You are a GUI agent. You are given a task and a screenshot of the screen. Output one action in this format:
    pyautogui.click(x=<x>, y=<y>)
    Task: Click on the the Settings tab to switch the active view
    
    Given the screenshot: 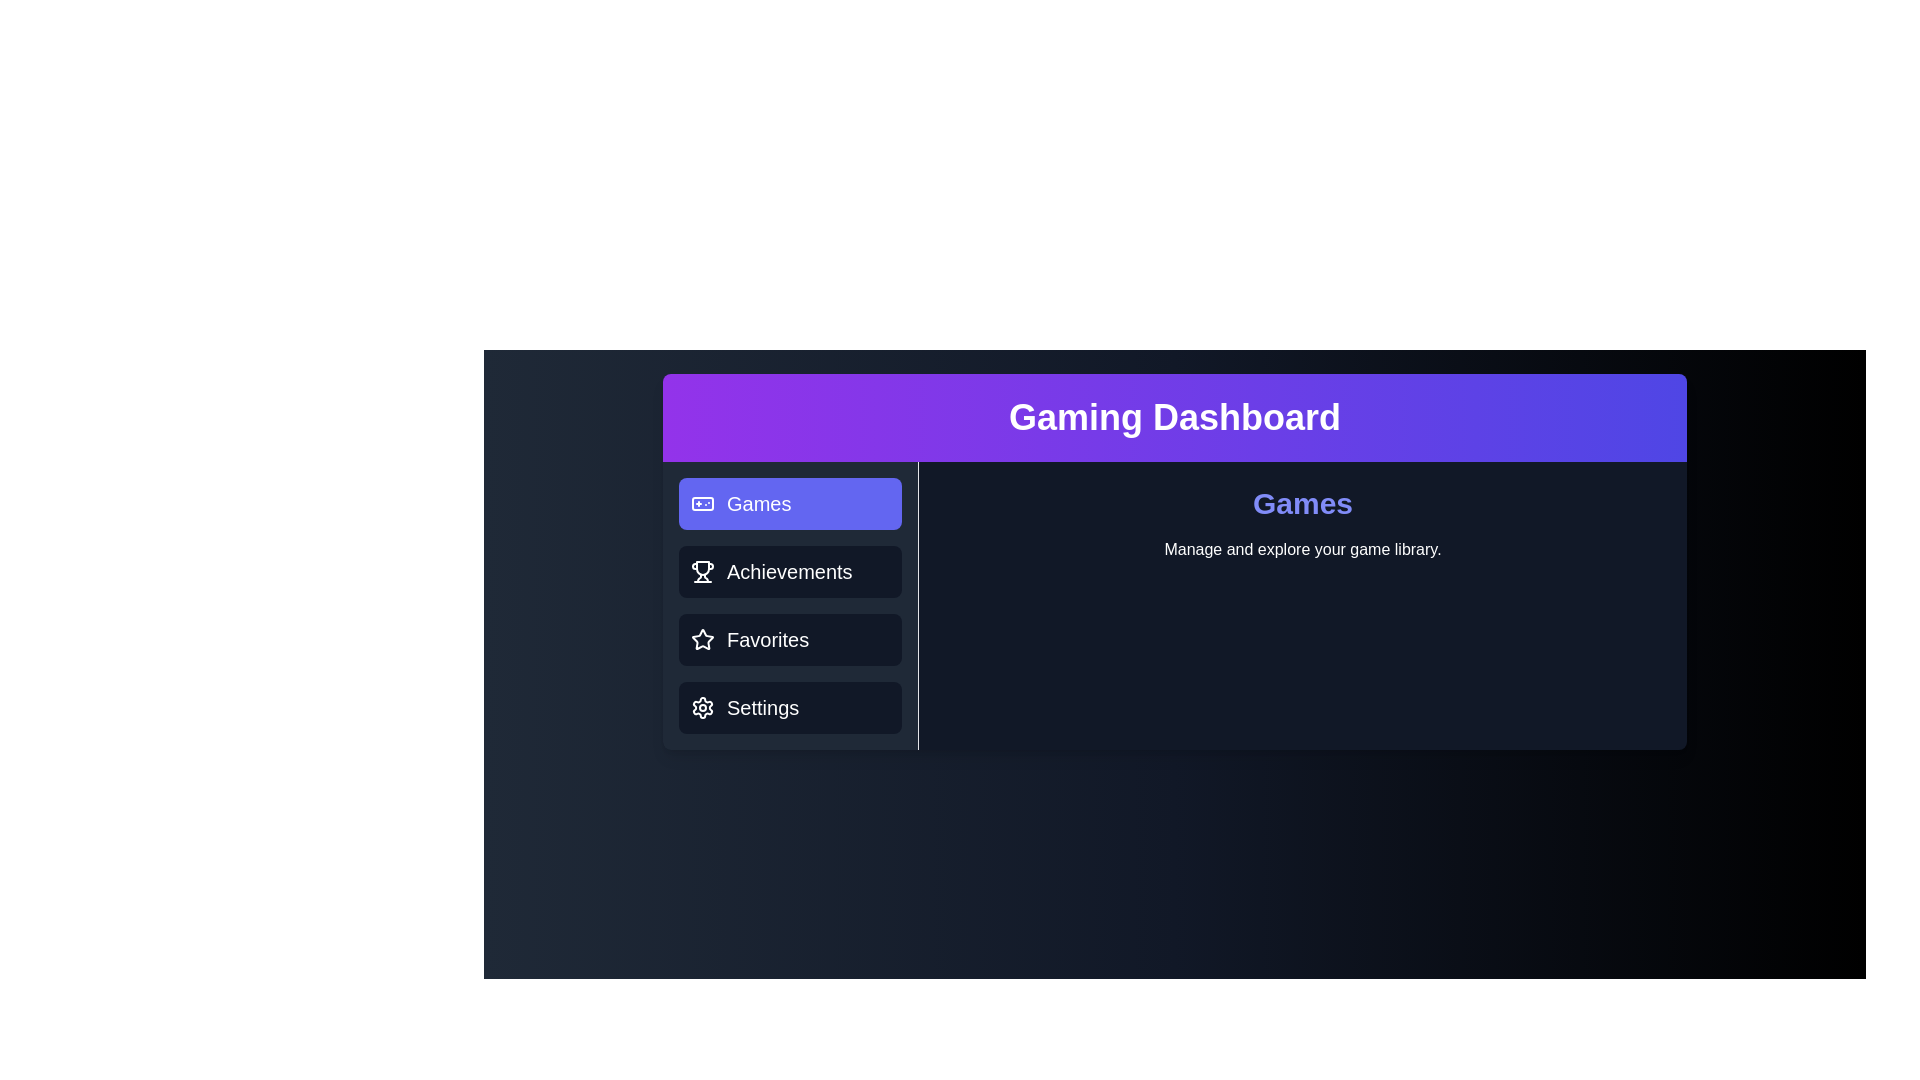 What is the action you would take?
    pyautogui.click(x=789, y=707)
    